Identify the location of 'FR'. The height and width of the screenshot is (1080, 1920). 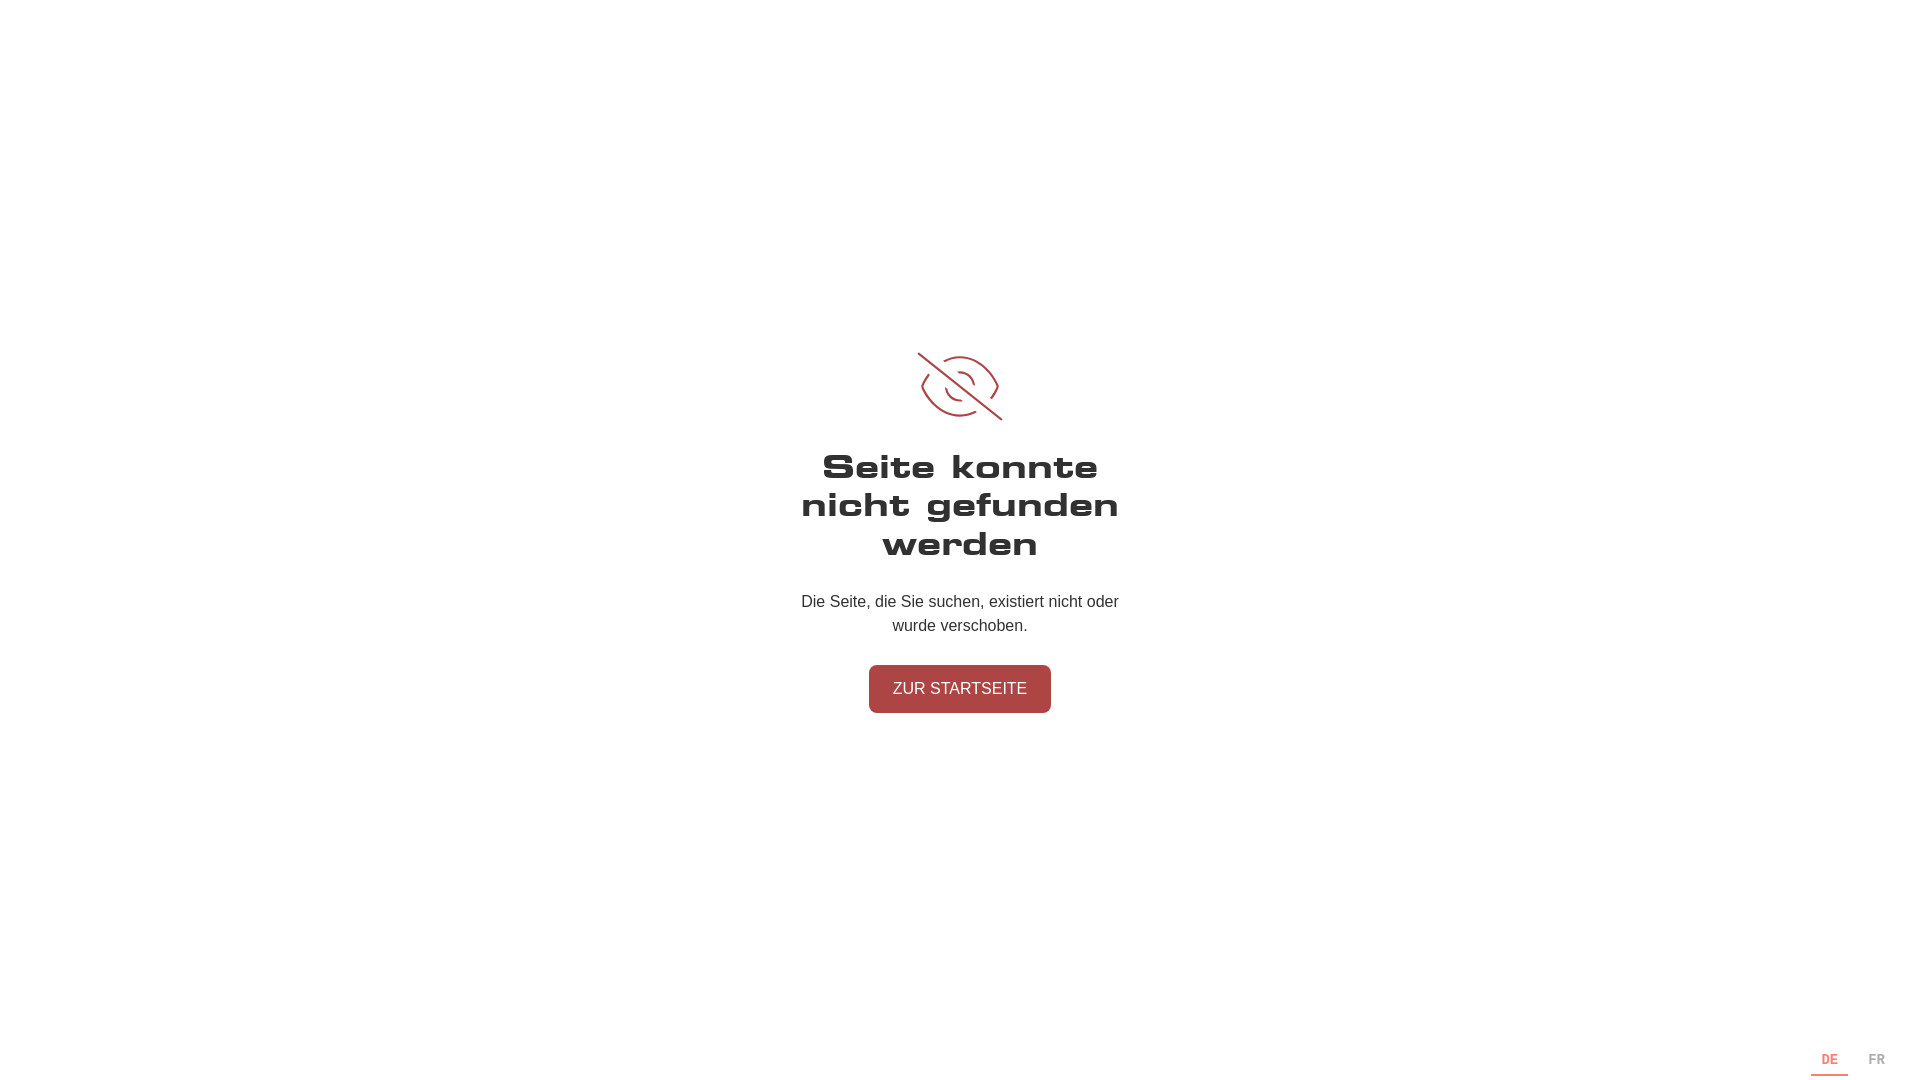
(1866, 1059).